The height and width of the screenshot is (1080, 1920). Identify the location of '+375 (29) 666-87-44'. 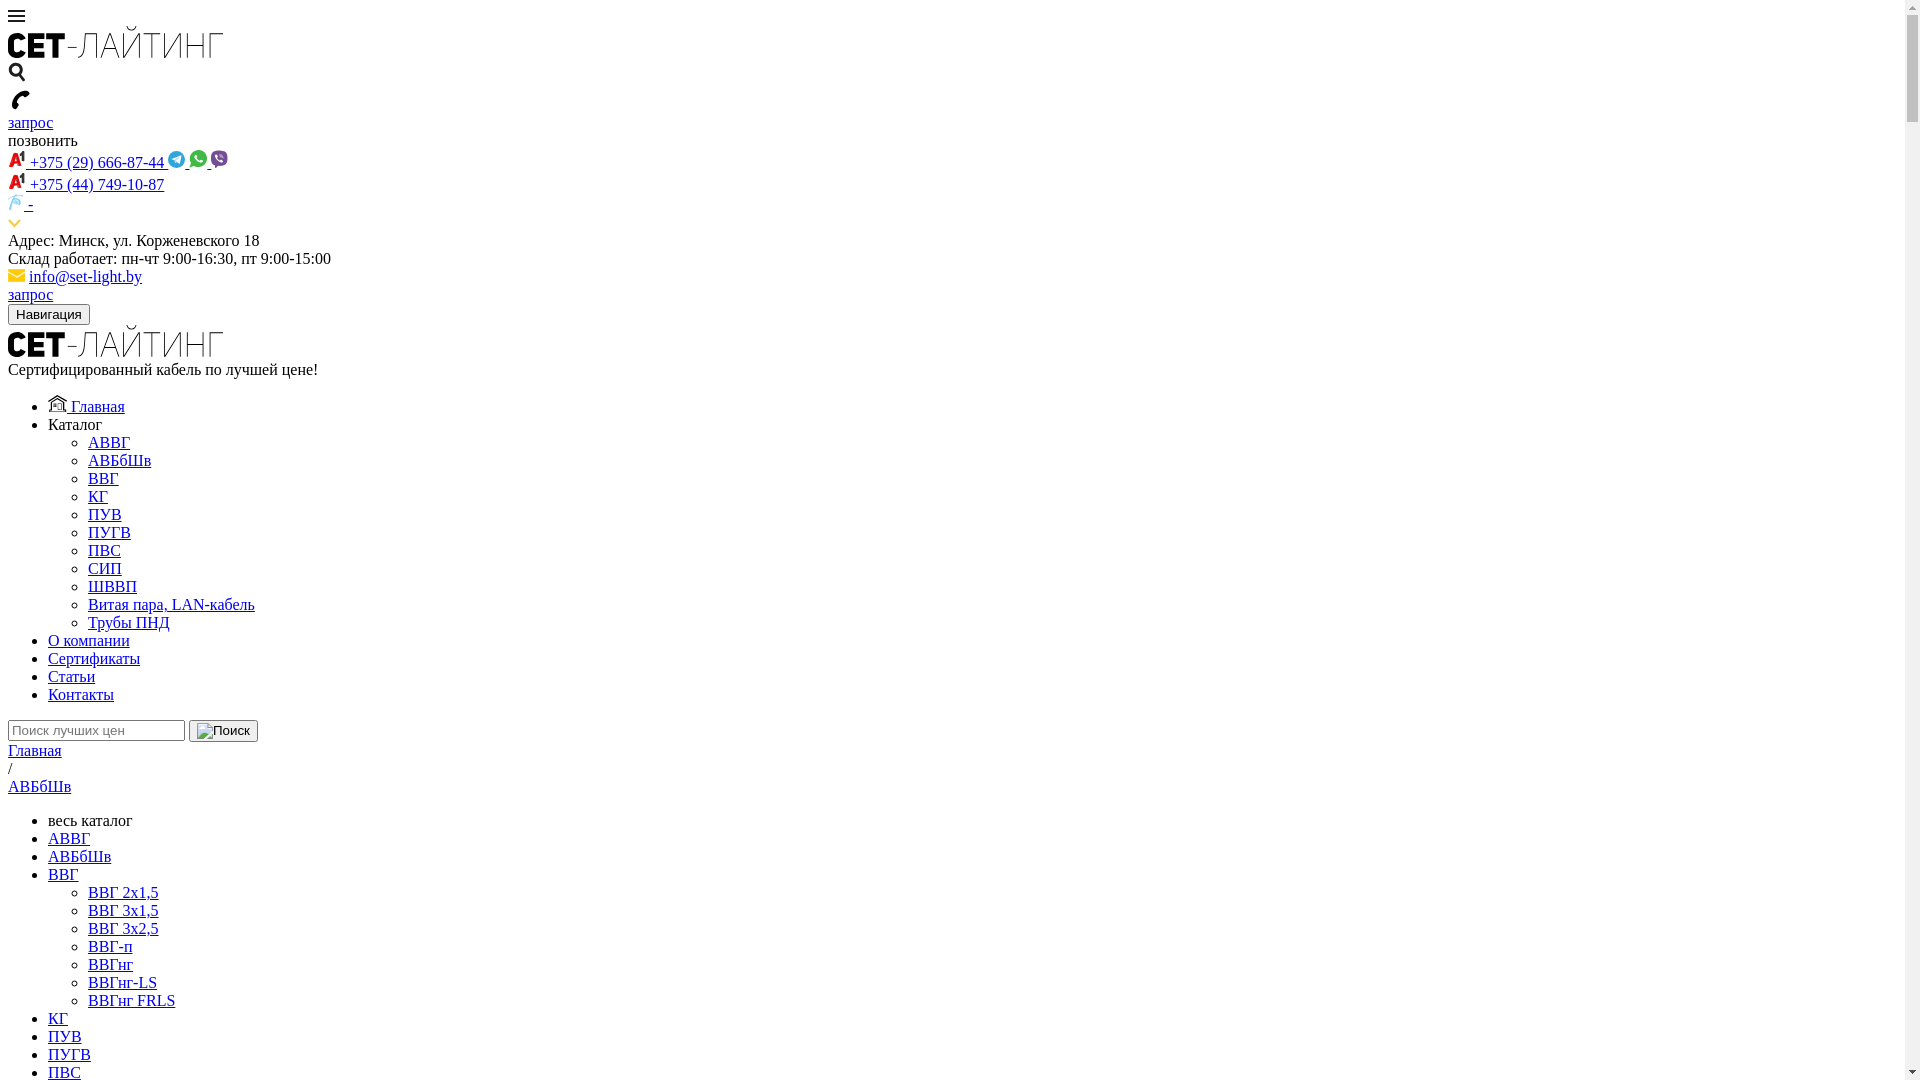
(86, 161).